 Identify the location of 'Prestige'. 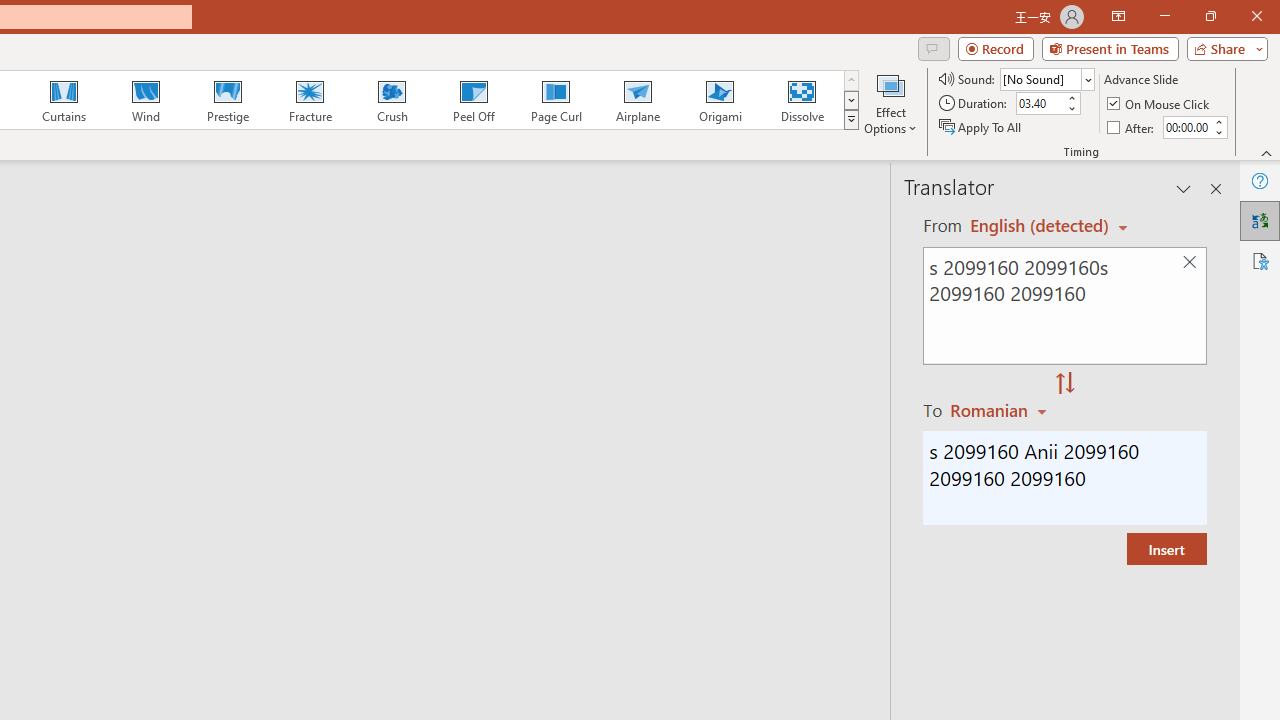
(227, 100).